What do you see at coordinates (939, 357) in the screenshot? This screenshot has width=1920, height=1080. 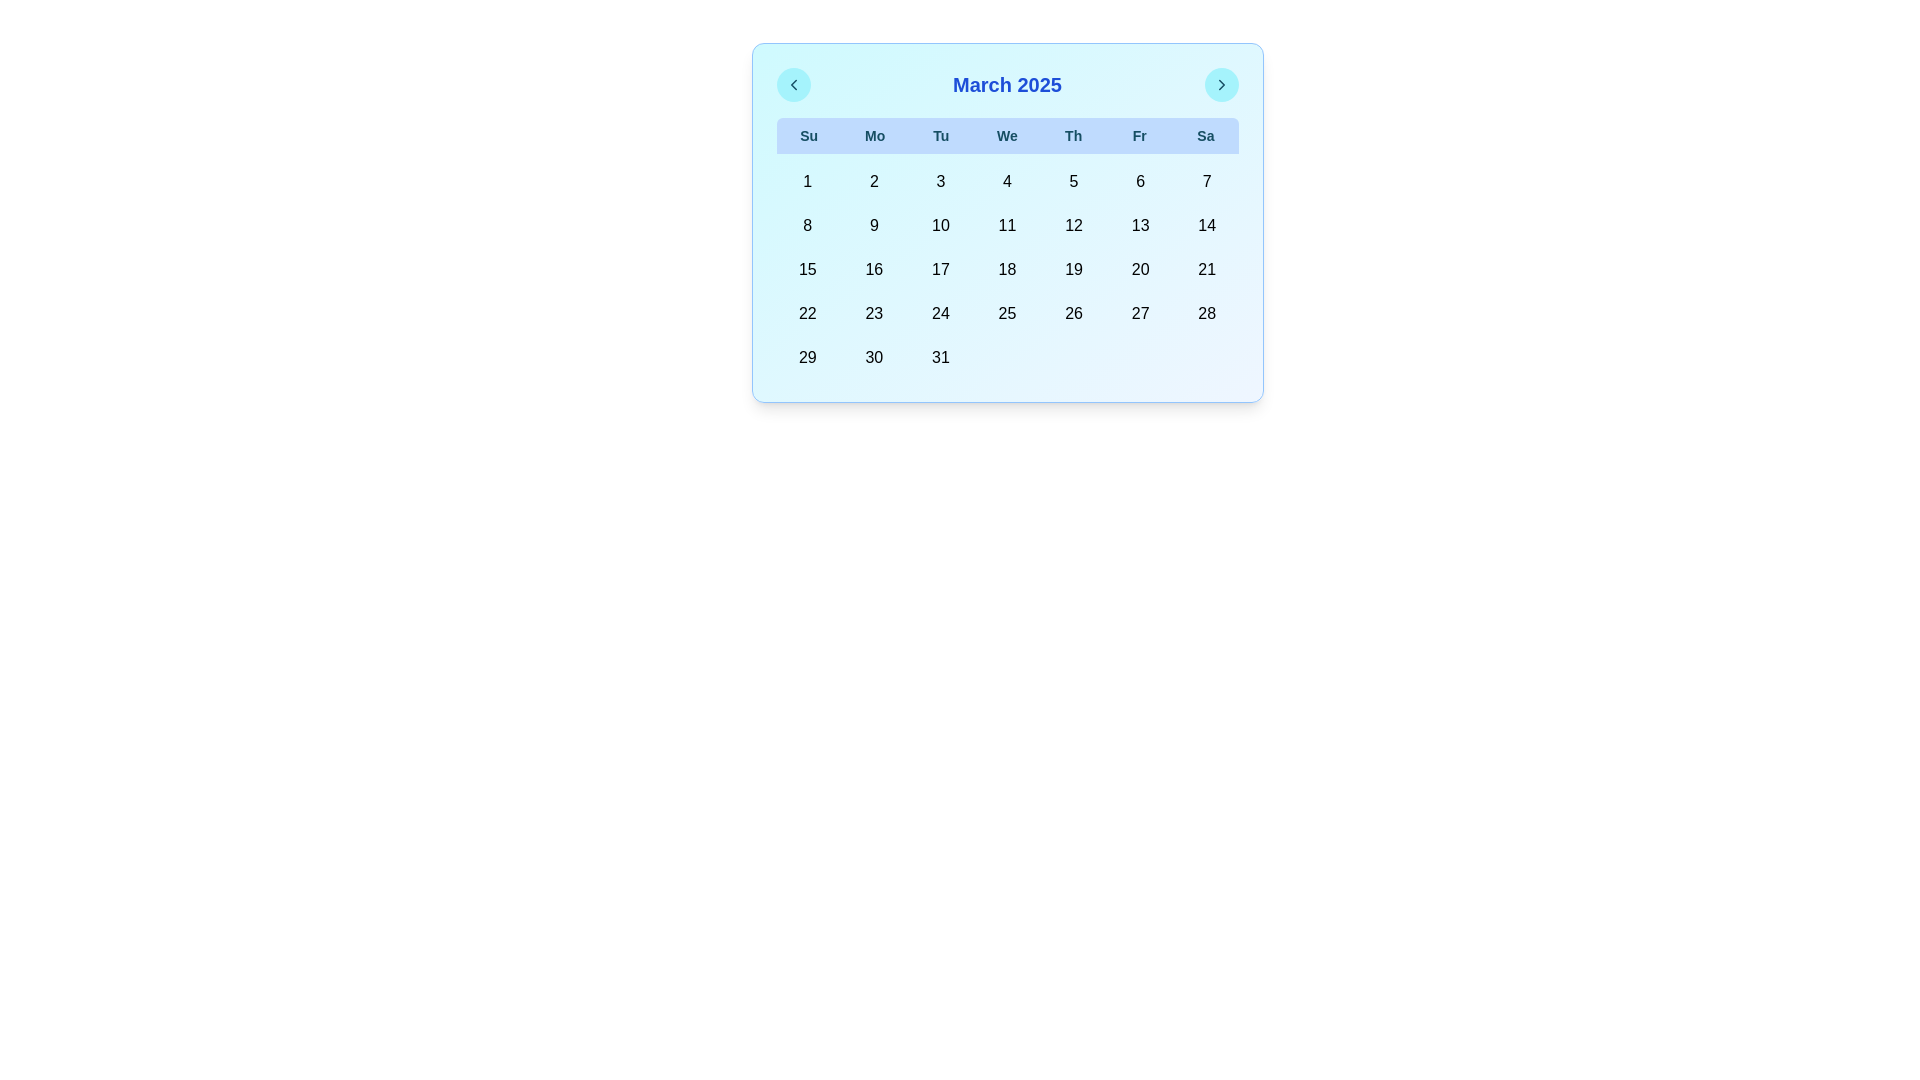 I see `the button representing the 31st day in the calendar view located in the Saturday column for keyboard input` at bounding box center [939, 357].